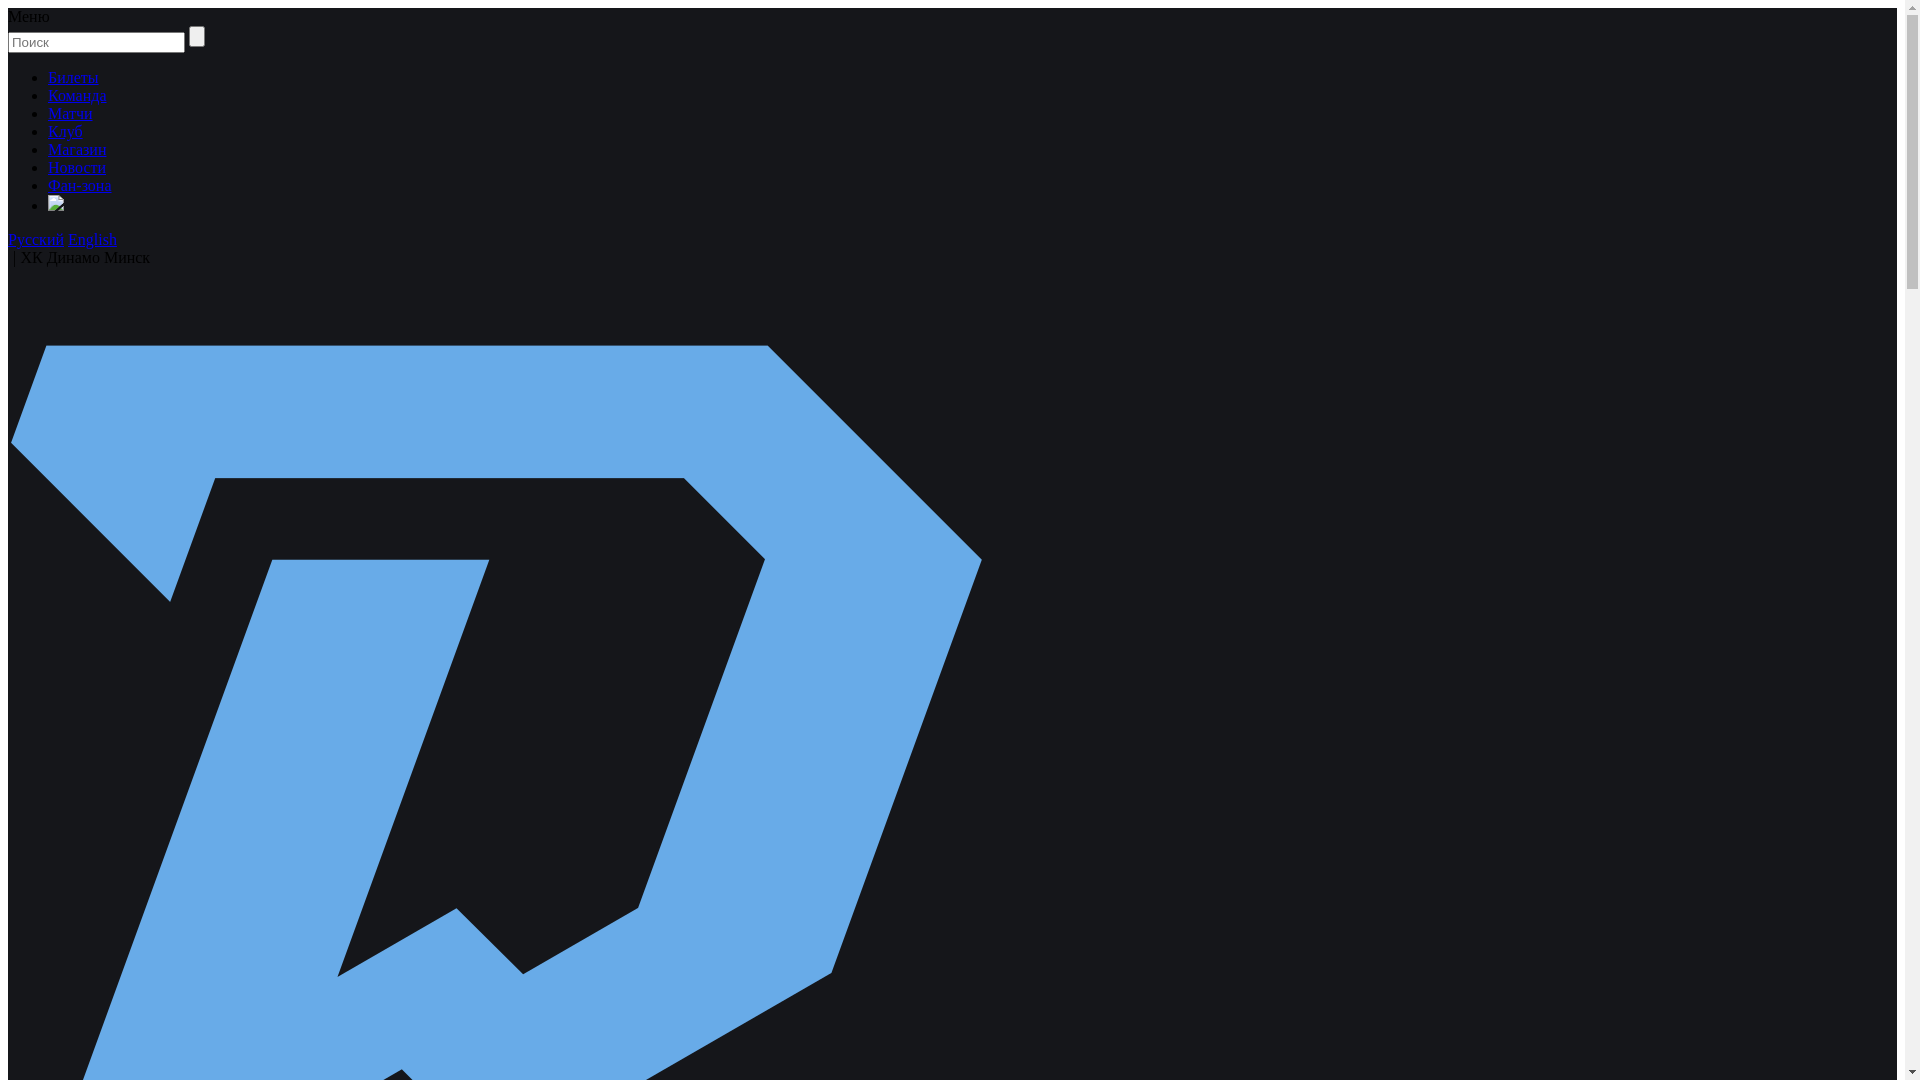 Image resolution: width=1920 pixels, height=1080 pixels. I want to click on 'English', so click(91, 238).